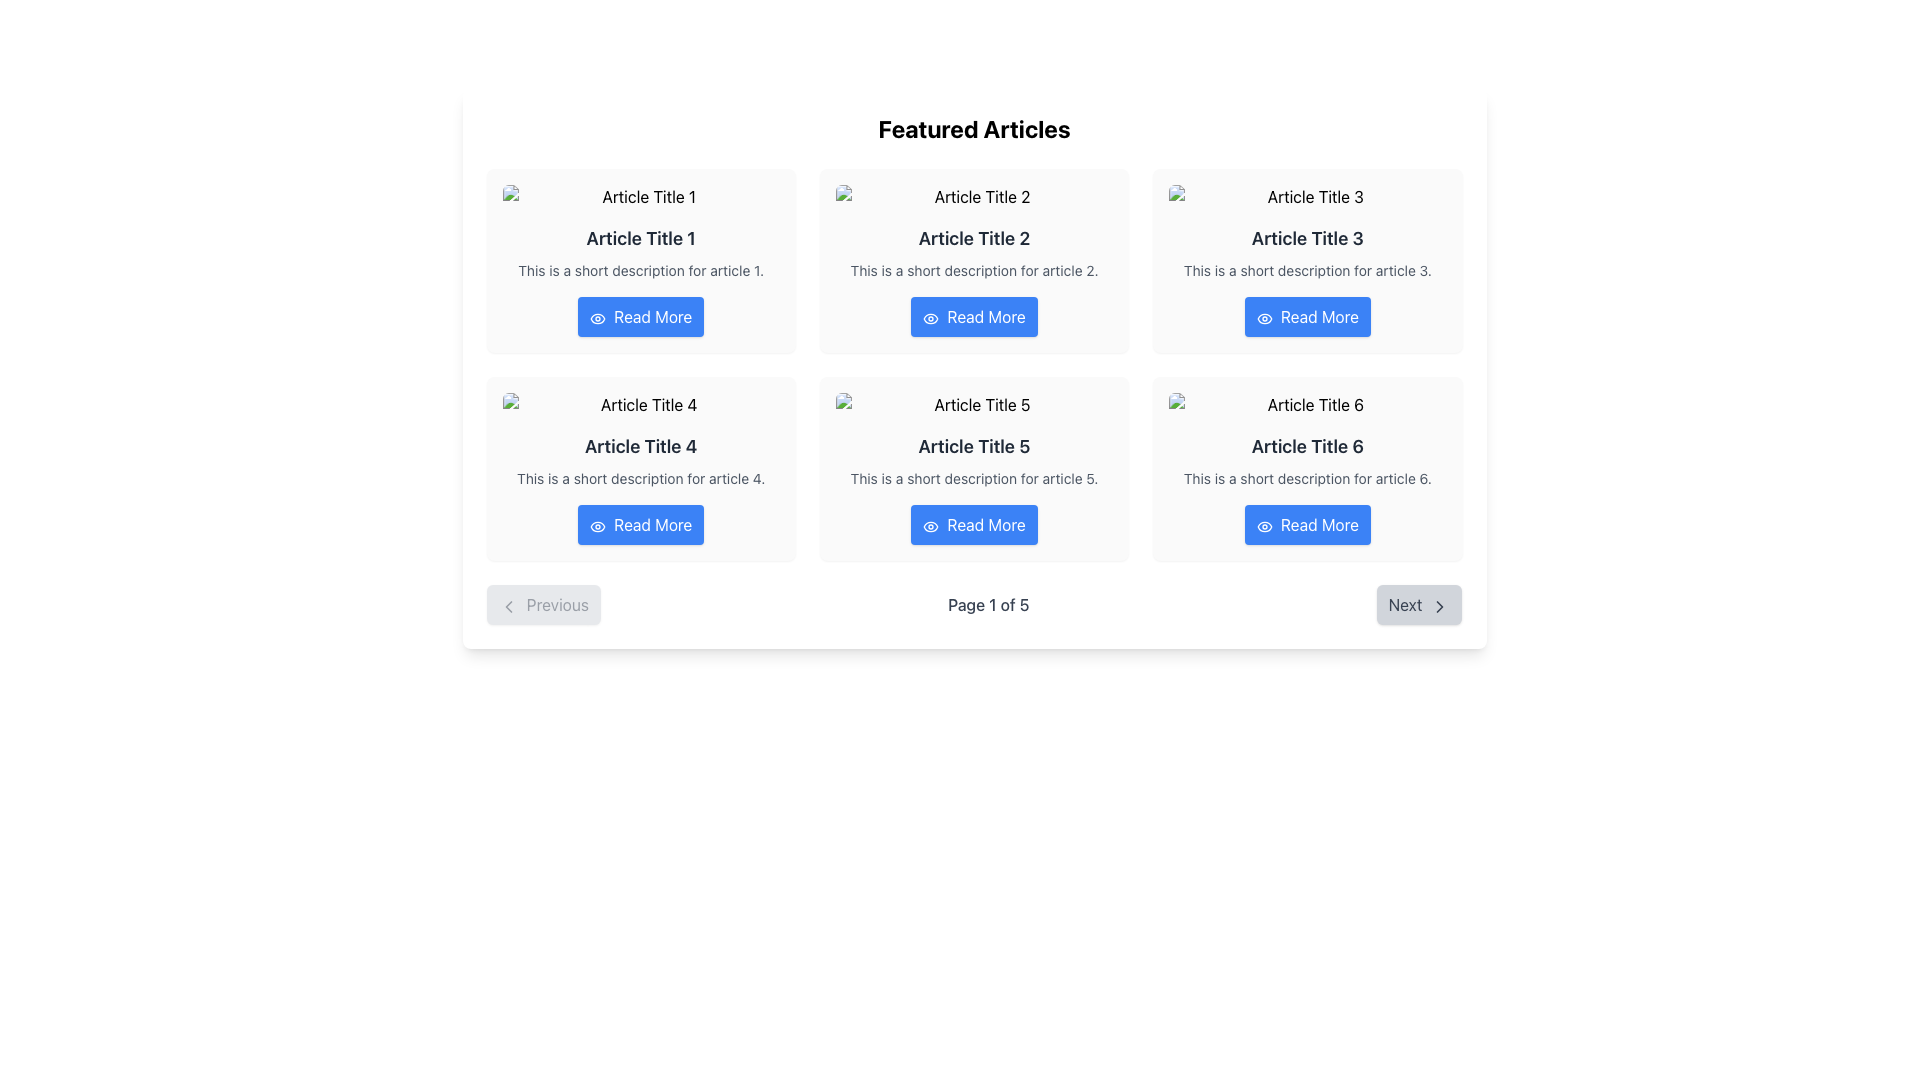  I want to click on text content of the concise text snippet styled with a small font size and gray color, located below 'Article Title 1' and above the blue 'Read More' button in the first tile of the grid displaying featured articles, so click(641, 270).